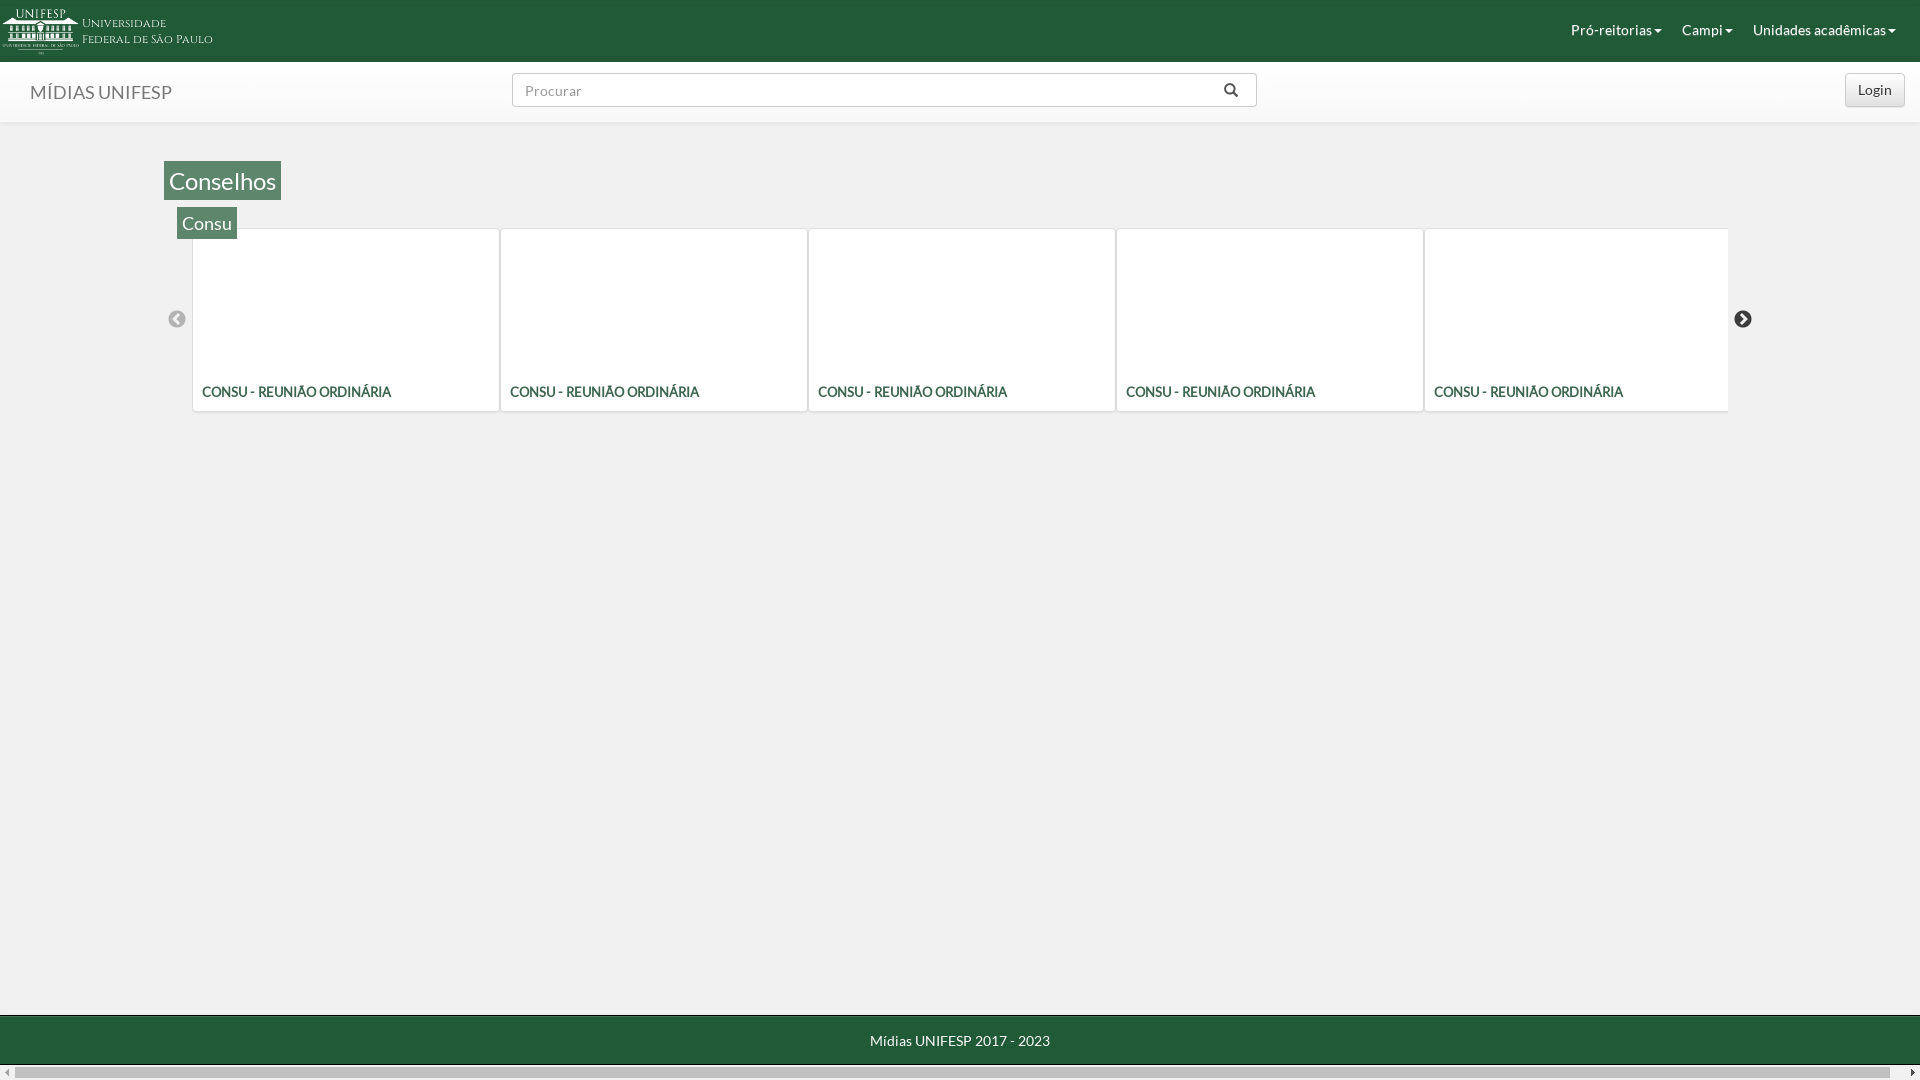 This screenshot has width=1920, height=1080. I want to click on 'Consu', so click(206, 223).